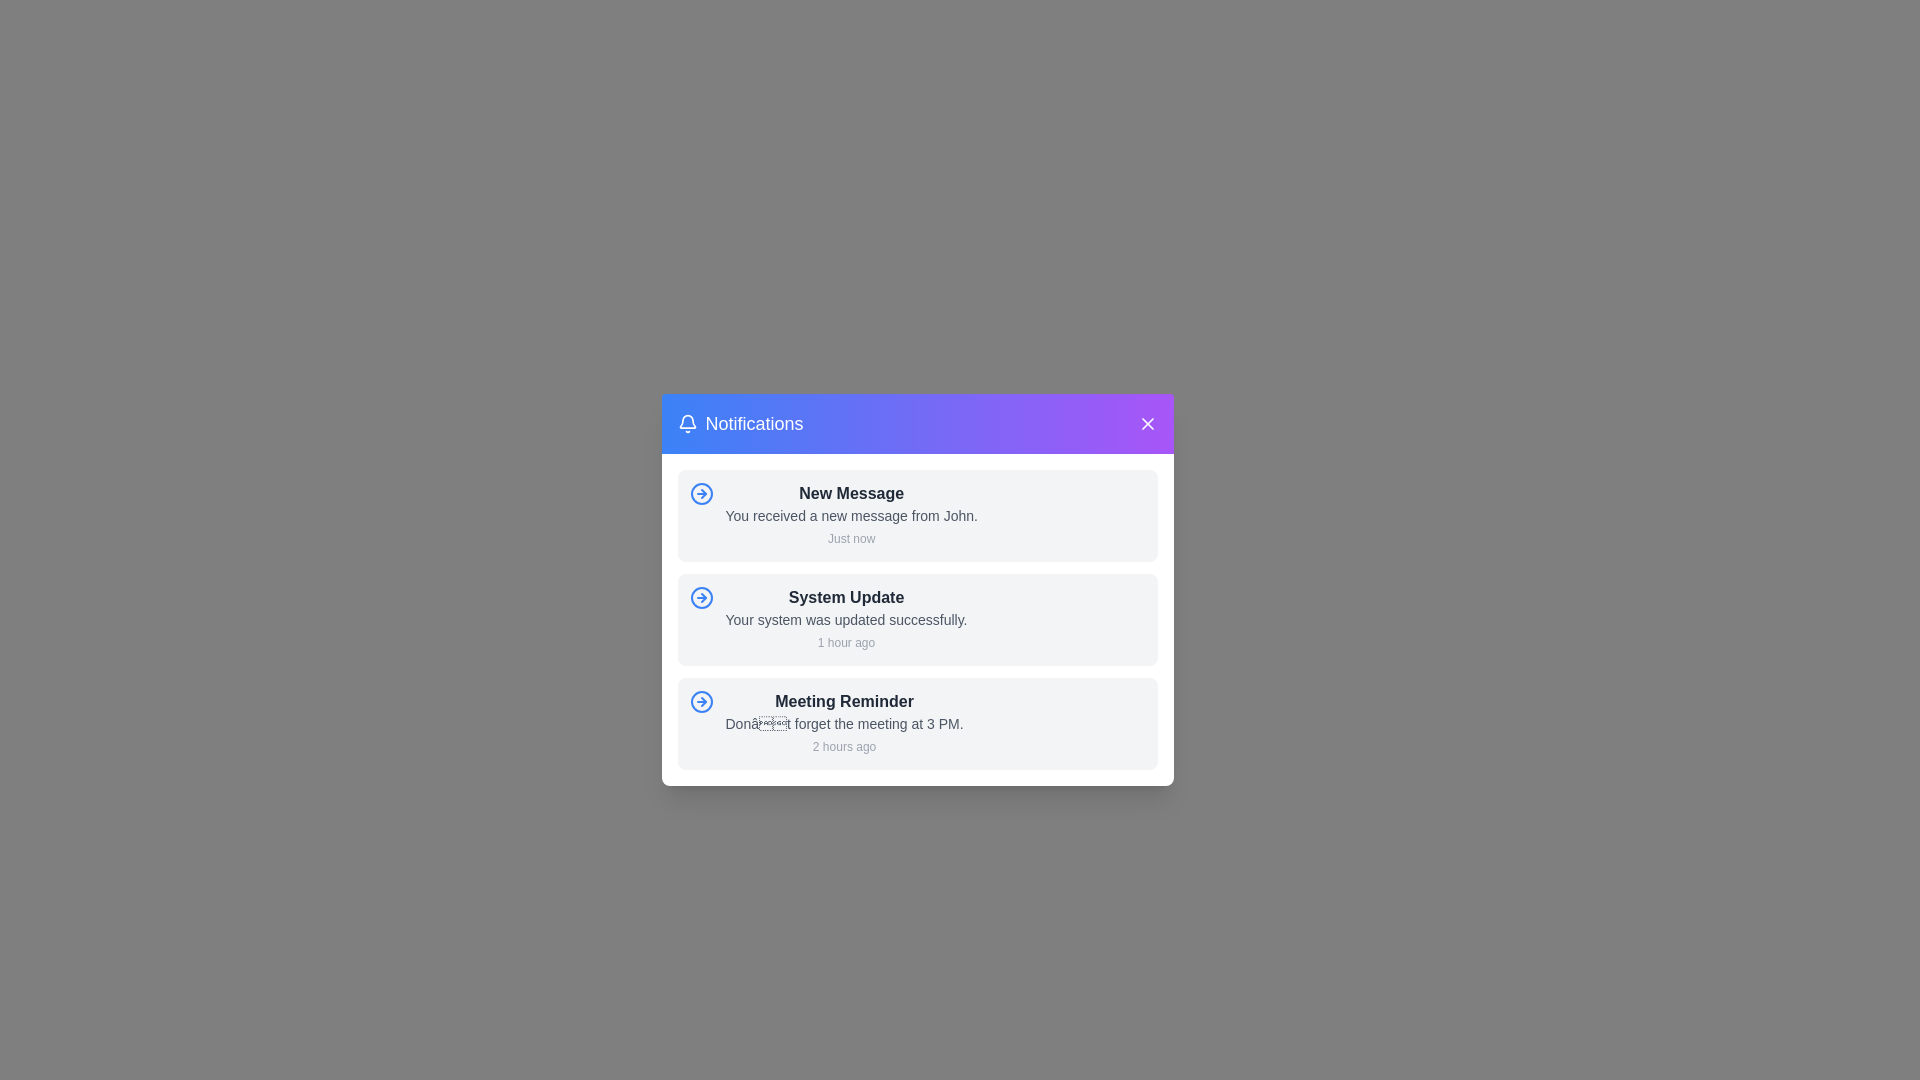 This screenshot has width=1920, height=1080. What do you see at coordinates (846, 643) in the screenshot?
I see `the gray text label displaying '1 hour ago', located in the bottom-right corner of the notification card titled 'System Update', beneath the main text 'Your system was updated successfully'` at bounding box center [846, 643].